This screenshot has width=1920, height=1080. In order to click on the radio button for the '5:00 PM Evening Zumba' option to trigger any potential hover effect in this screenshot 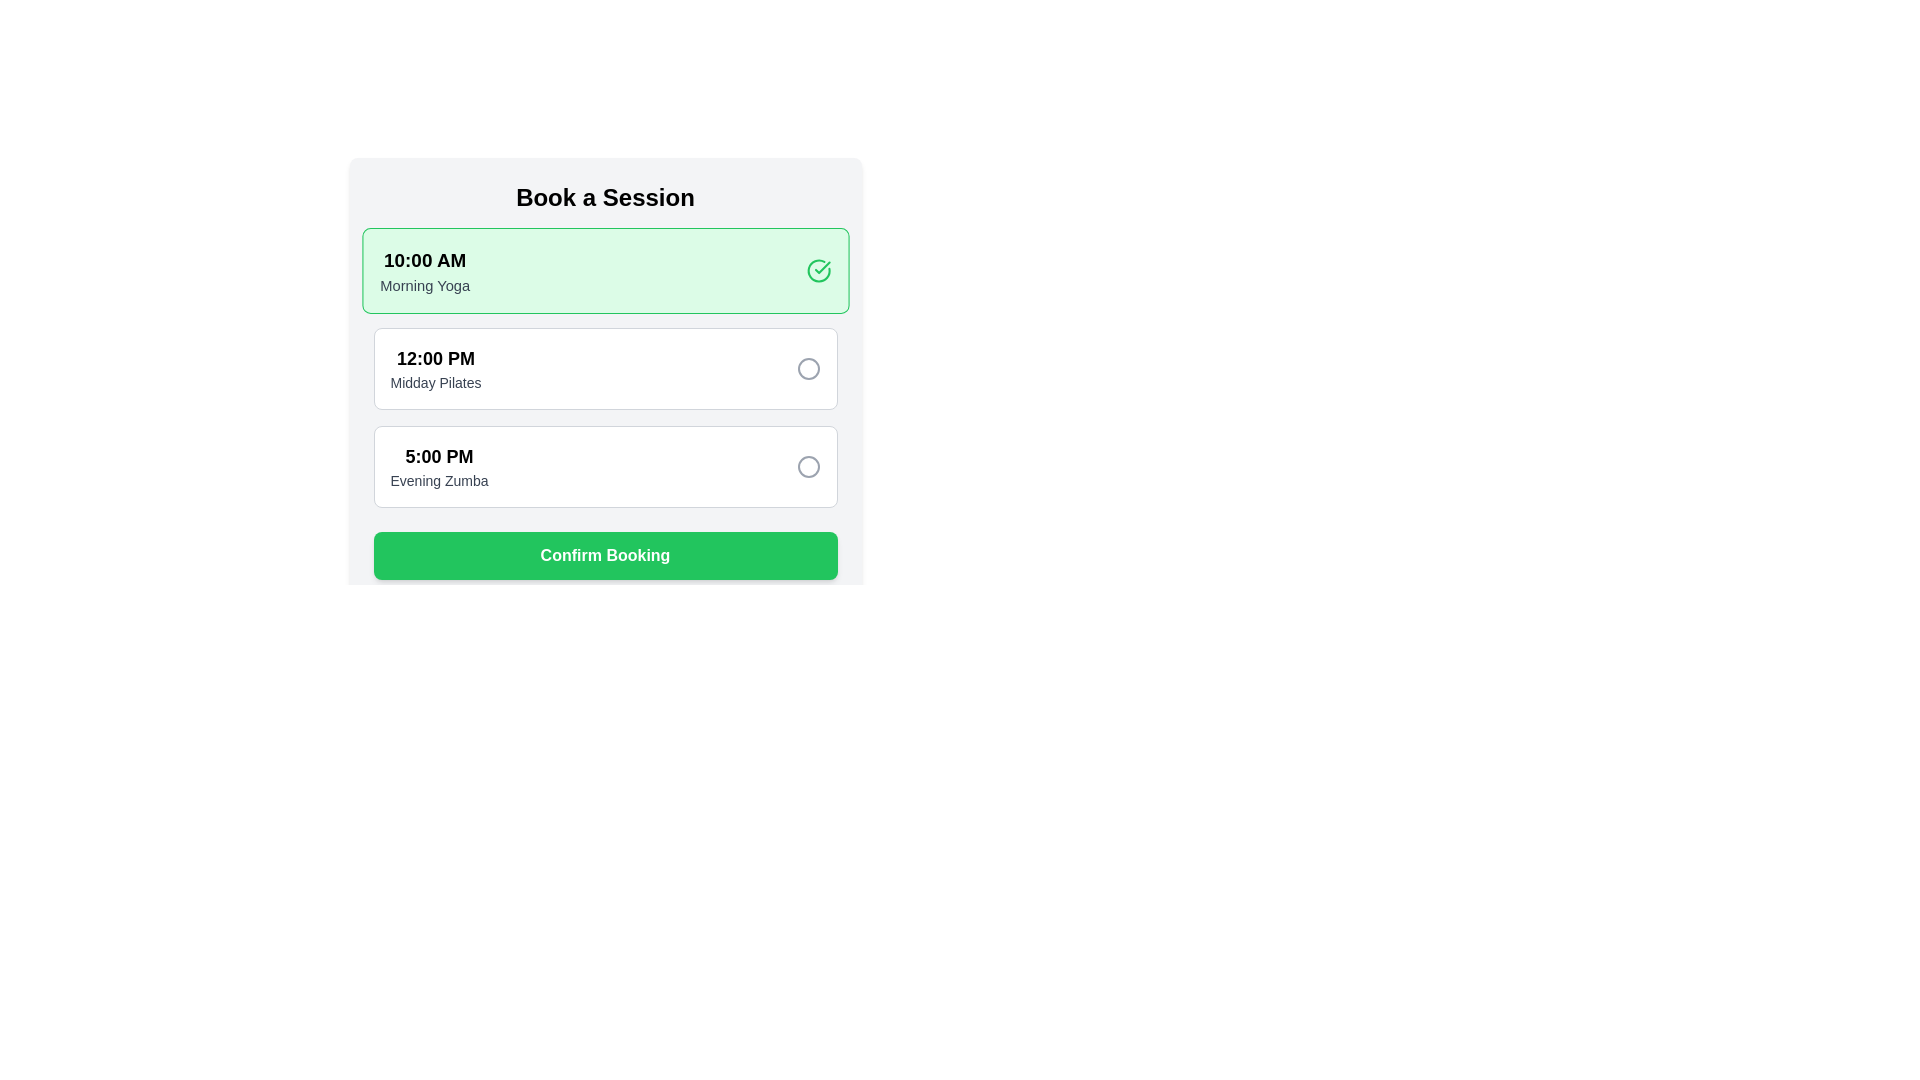, I will do `click(808, 466)`.